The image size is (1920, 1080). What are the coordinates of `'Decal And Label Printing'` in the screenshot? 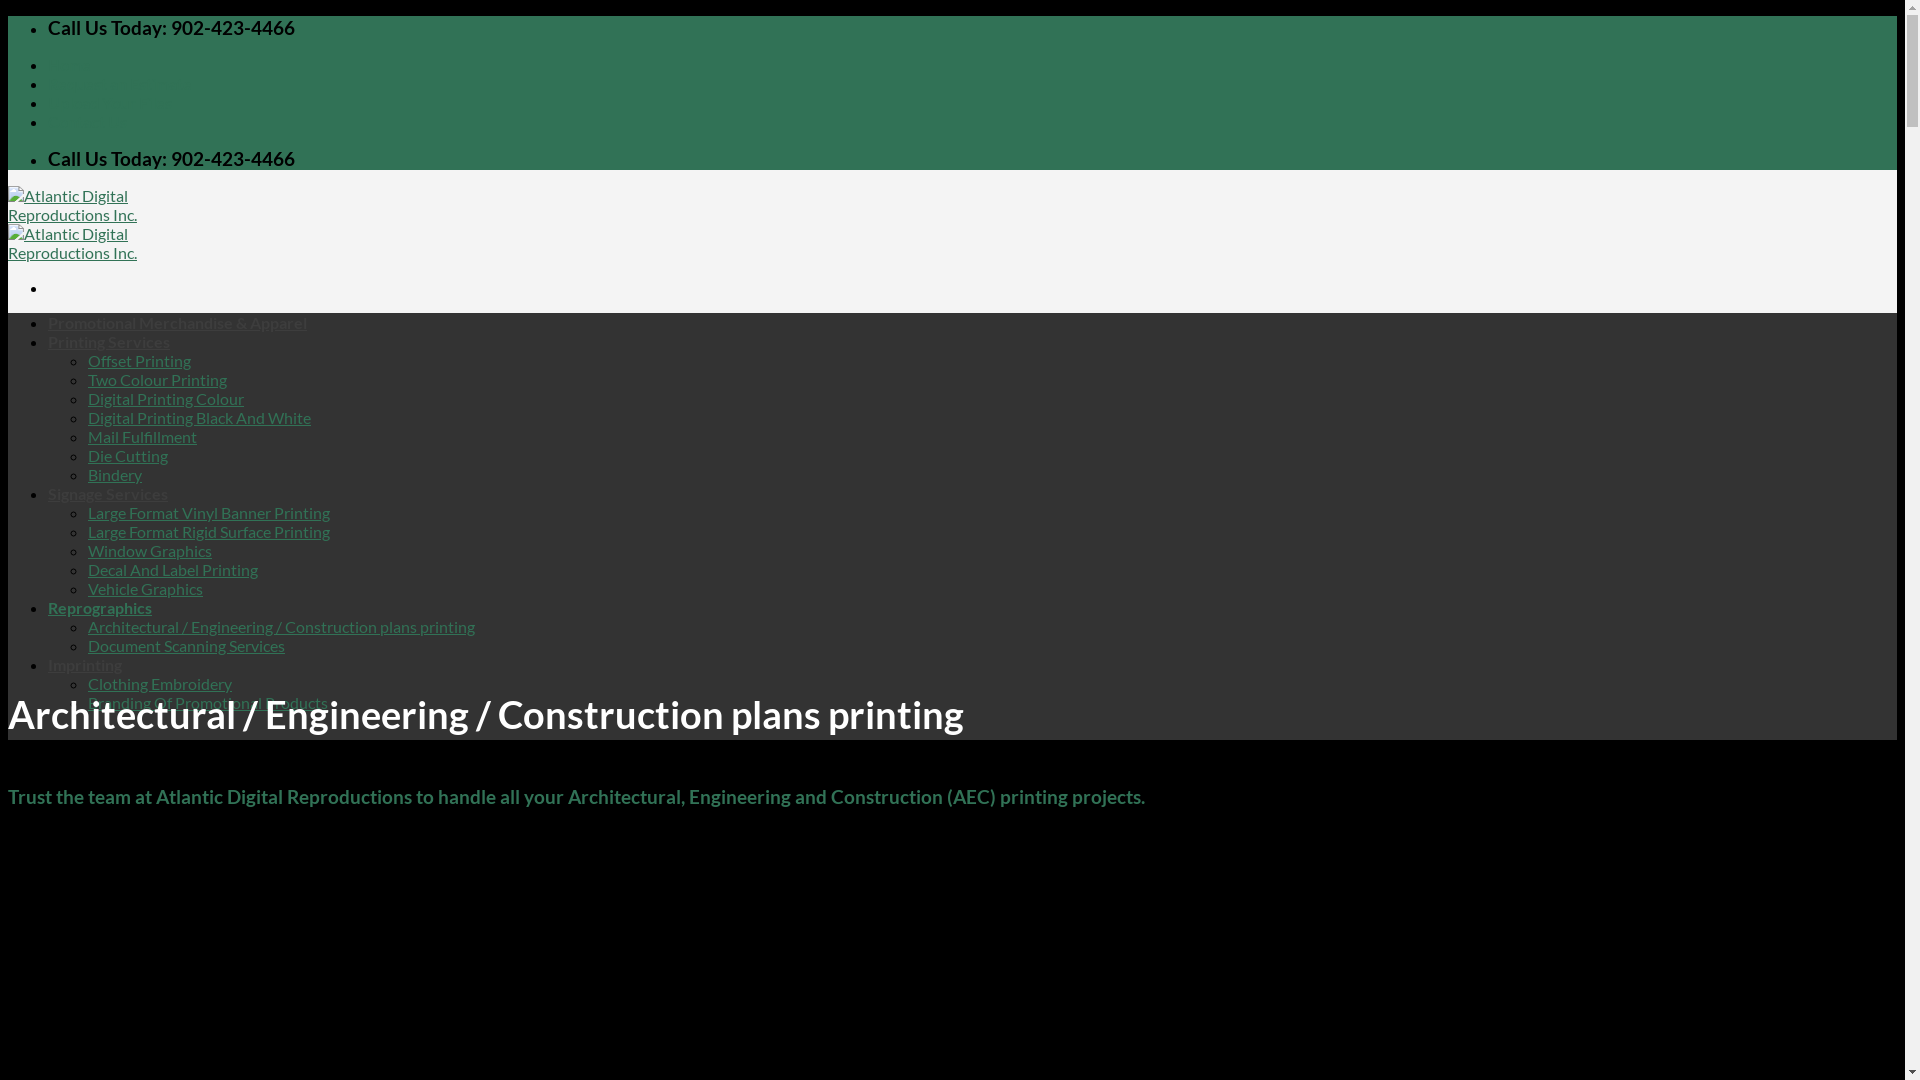 It's located at (172, 569).